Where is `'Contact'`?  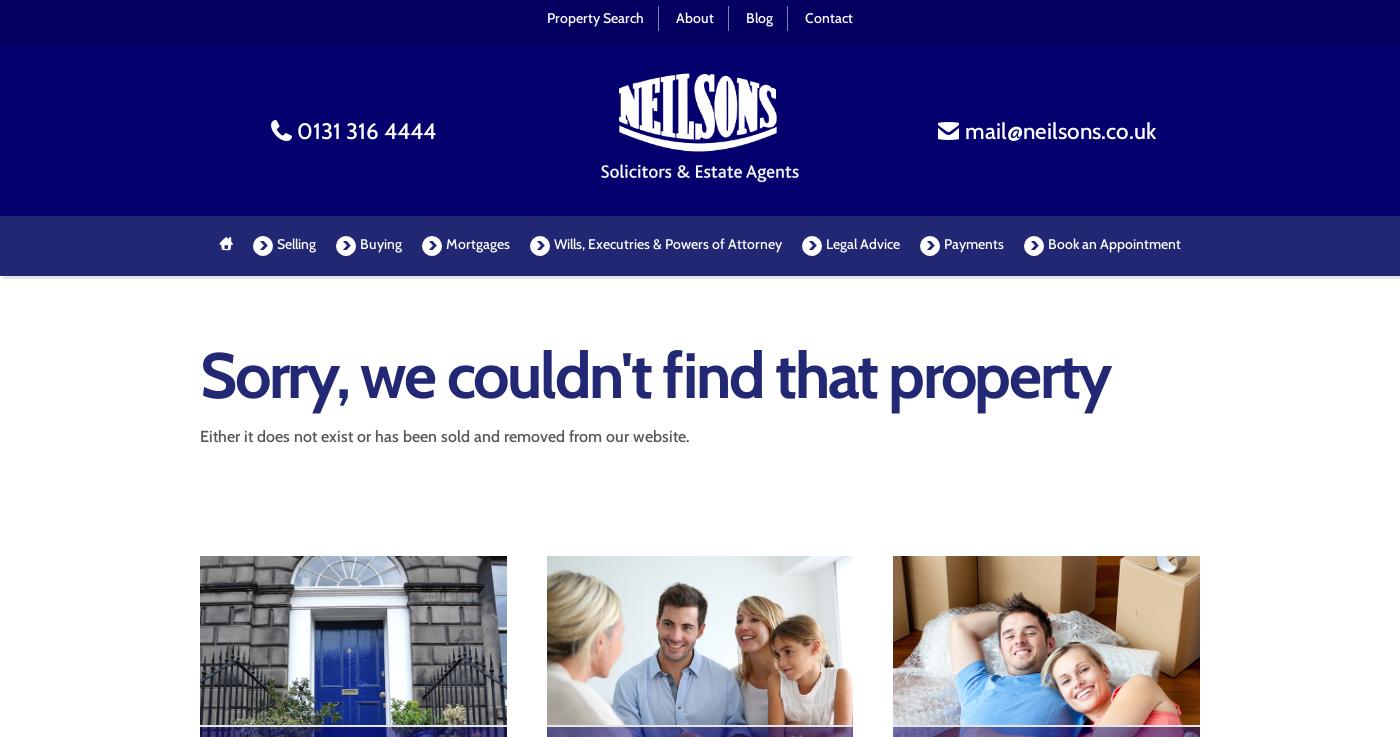
'Contact' is located at coordinates (804, 16).